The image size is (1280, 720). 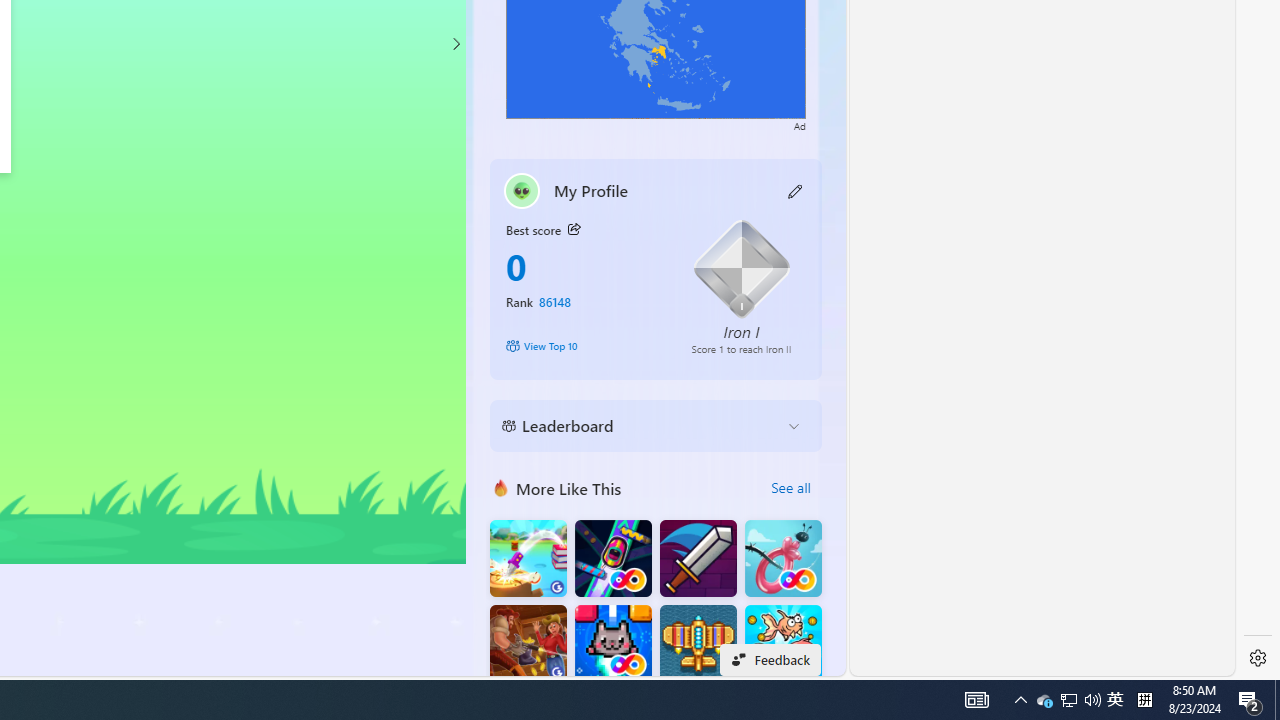 What do you see at coordinates (522, 190) in the screenshot?
I see `'""'` at bounding box center [522, 190].